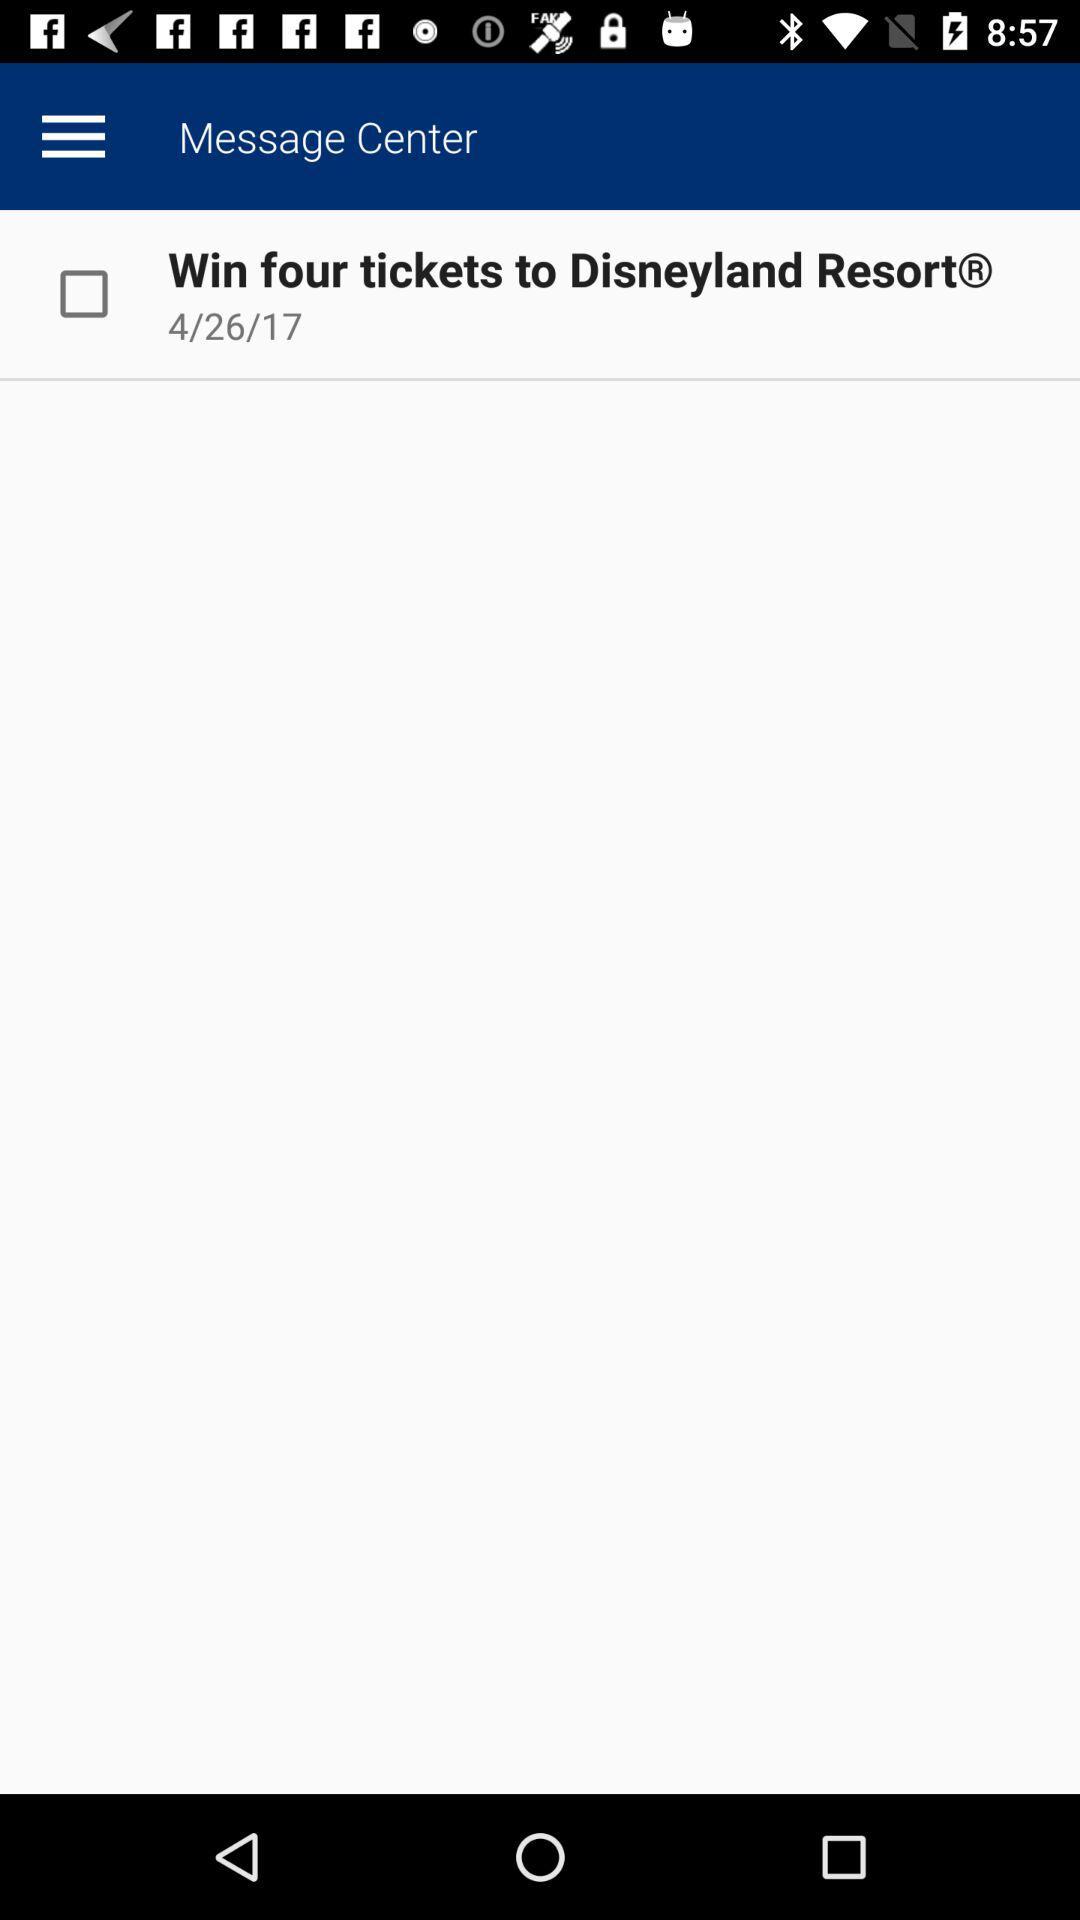 The height and width of the screenshot is (1920, 1080). What do you see at coordinates (72, 135) in the screenshot?
I see `the icon next to message center icon` at bounding box center [72, 135].